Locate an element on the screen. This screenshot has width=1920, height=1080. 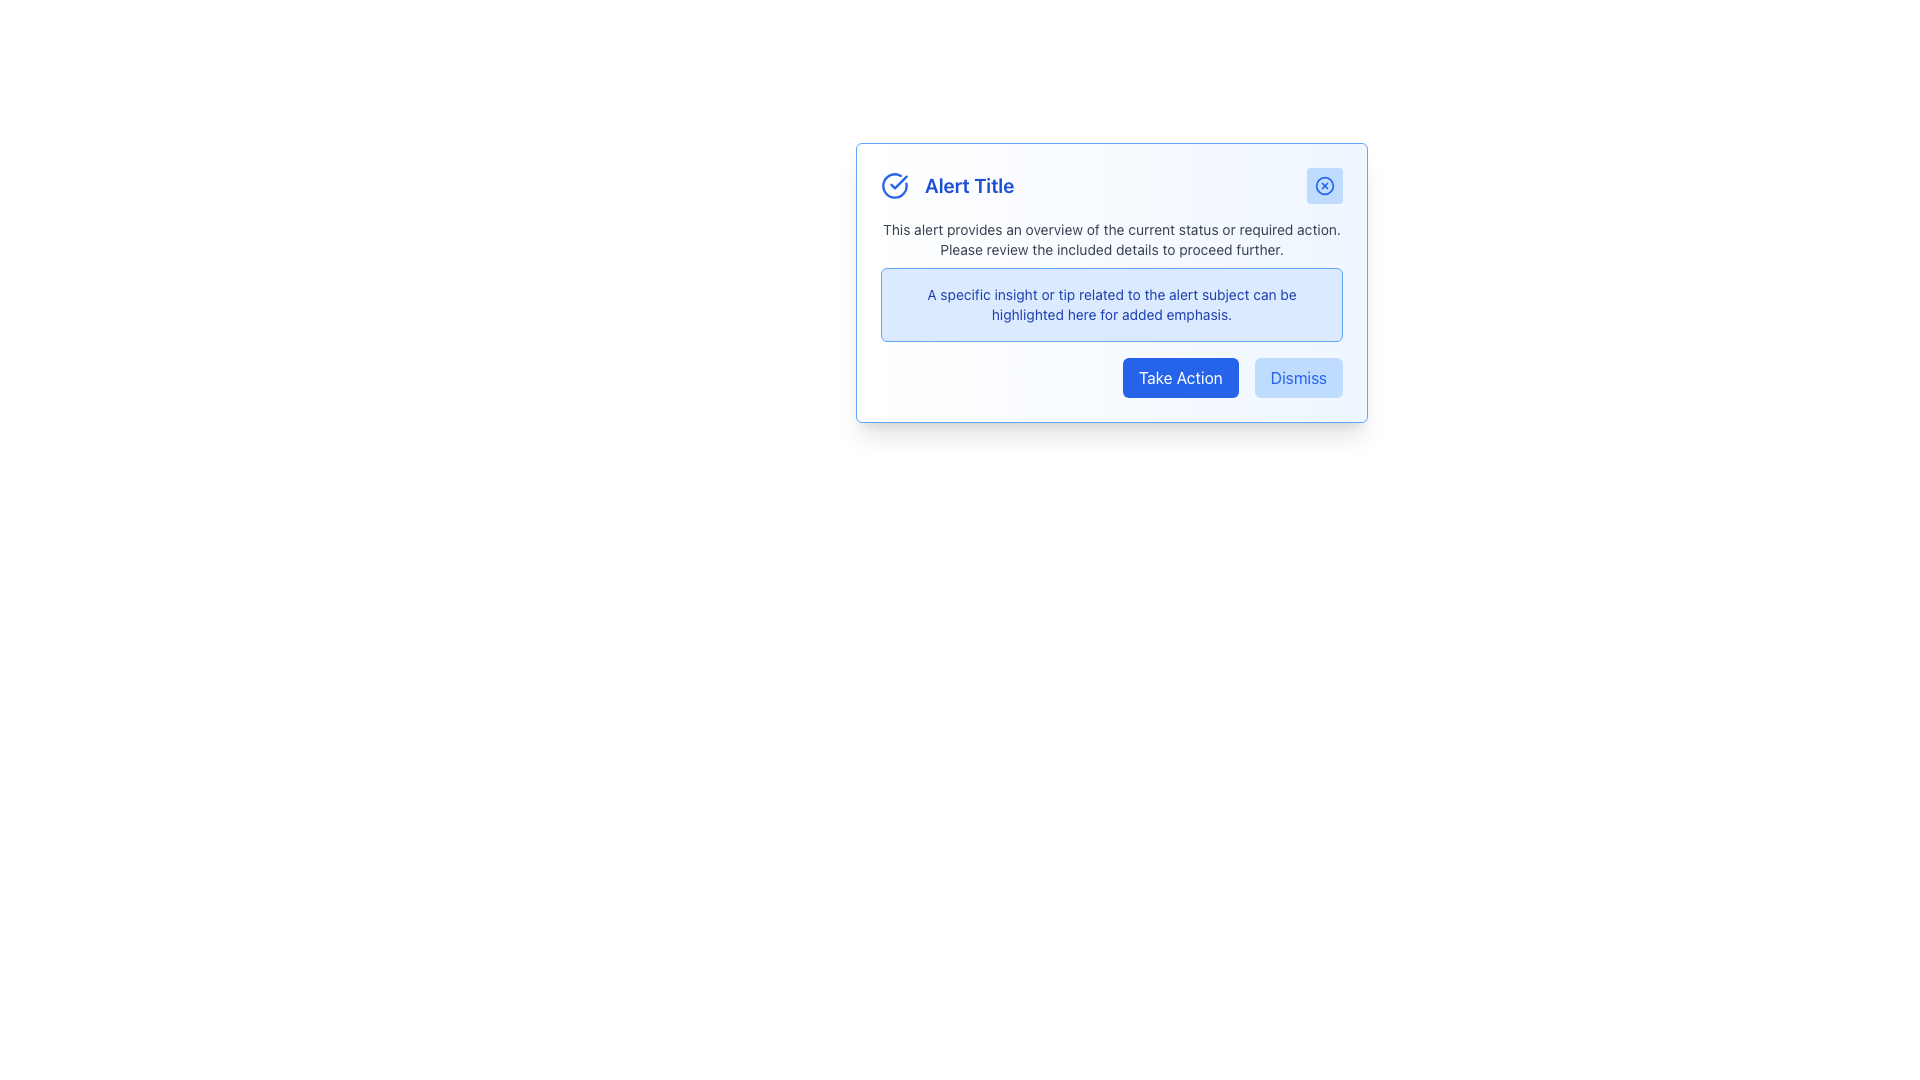
the dismiss button located at the top-right corner of the dialog box is located at coordinates (1324, 185).